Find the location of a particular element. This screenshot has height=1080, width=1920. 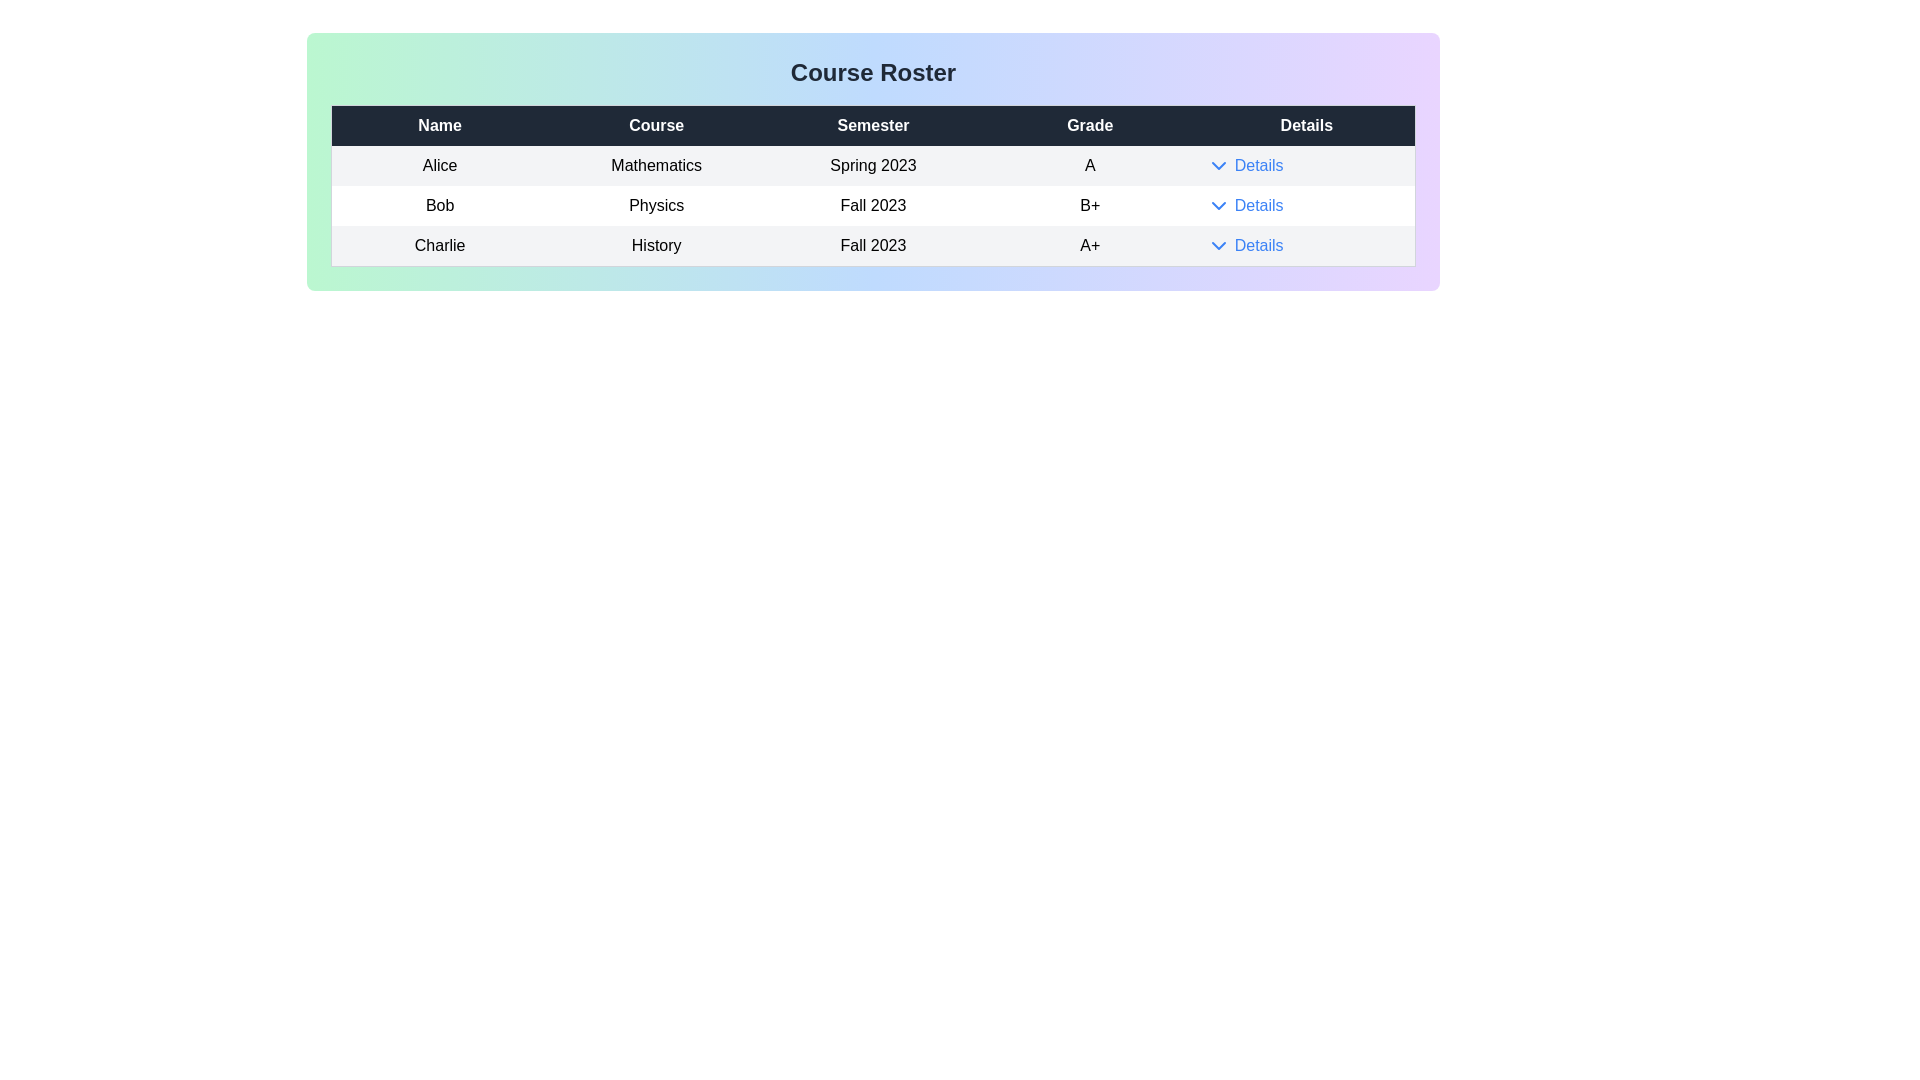

the text label displaying the name 'Bob', which is located in the first column of the second row of a tabular layout is located at coordinates (438, 205).